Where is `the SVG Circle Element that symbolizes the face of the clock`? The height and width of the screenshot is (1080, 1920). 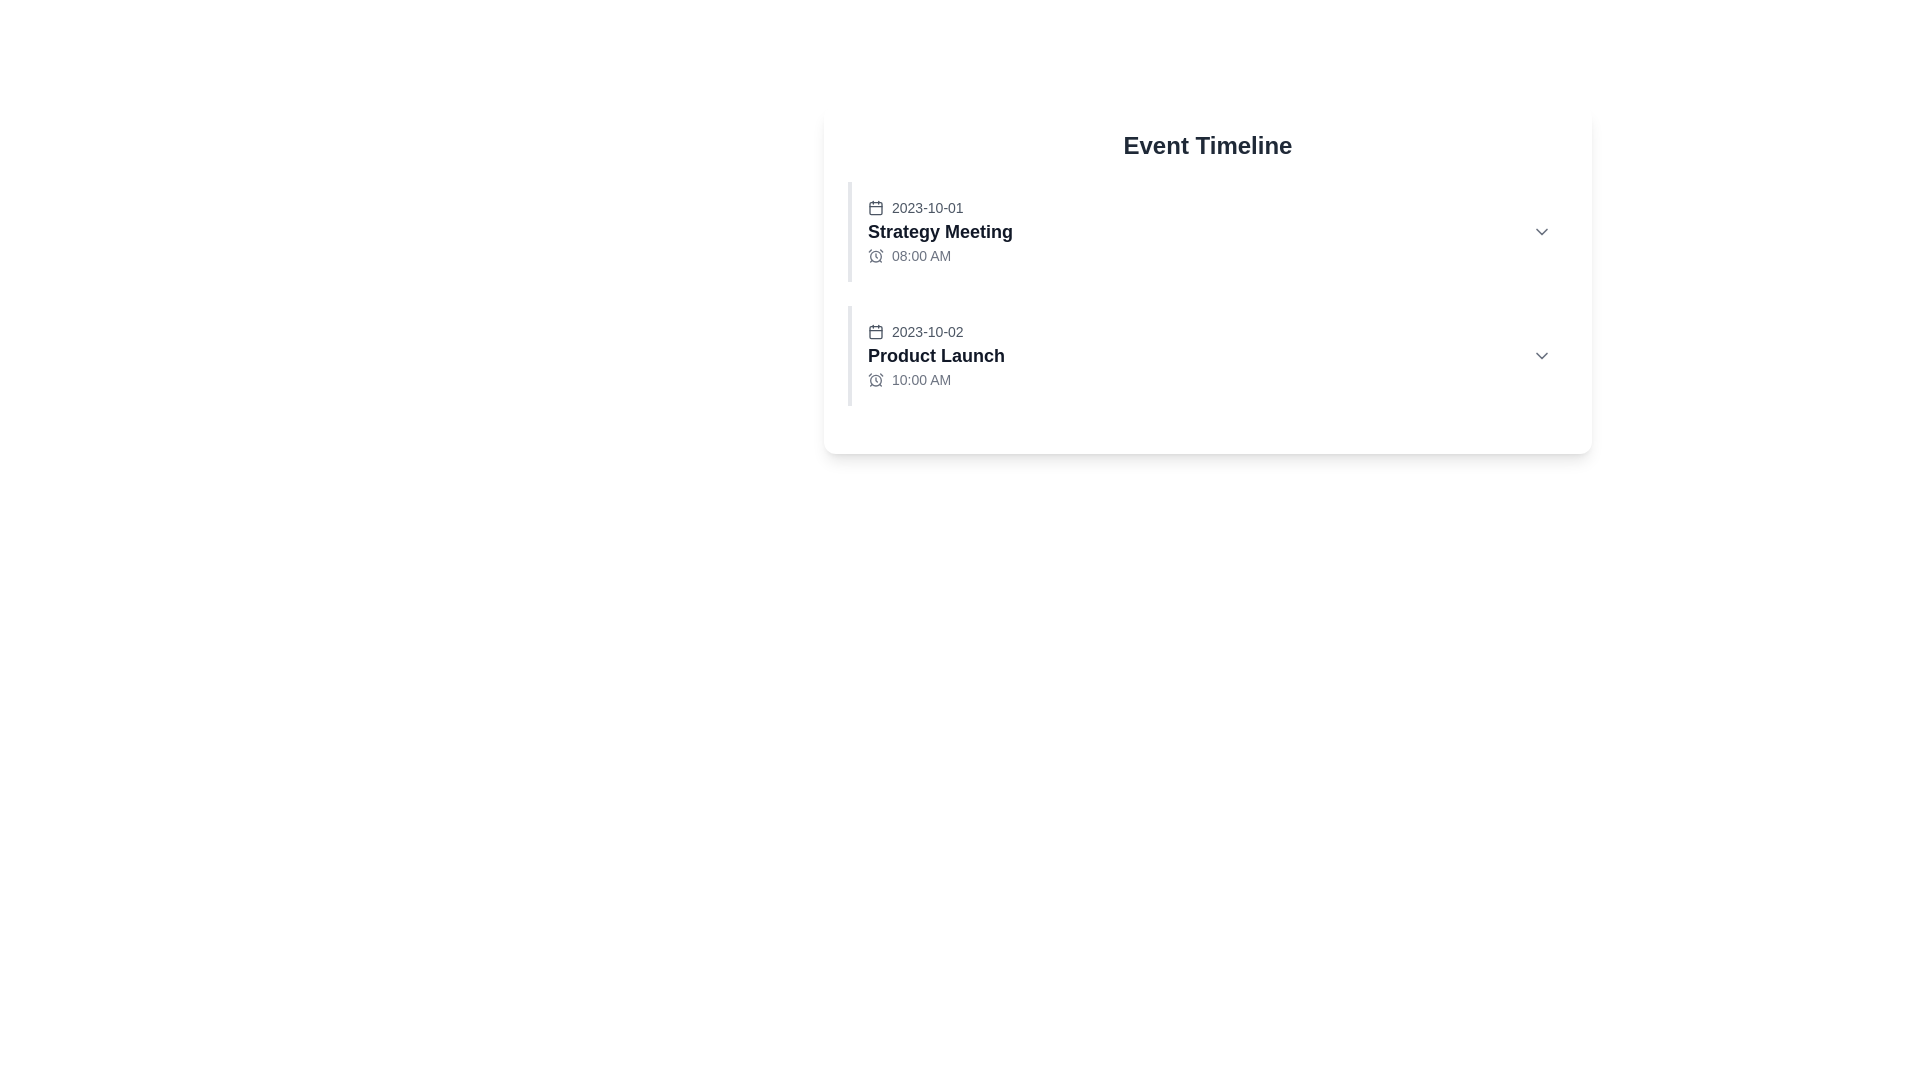 the SVG Circle Element that symbolizes the face of the clock is located at coordinates (875, 380).